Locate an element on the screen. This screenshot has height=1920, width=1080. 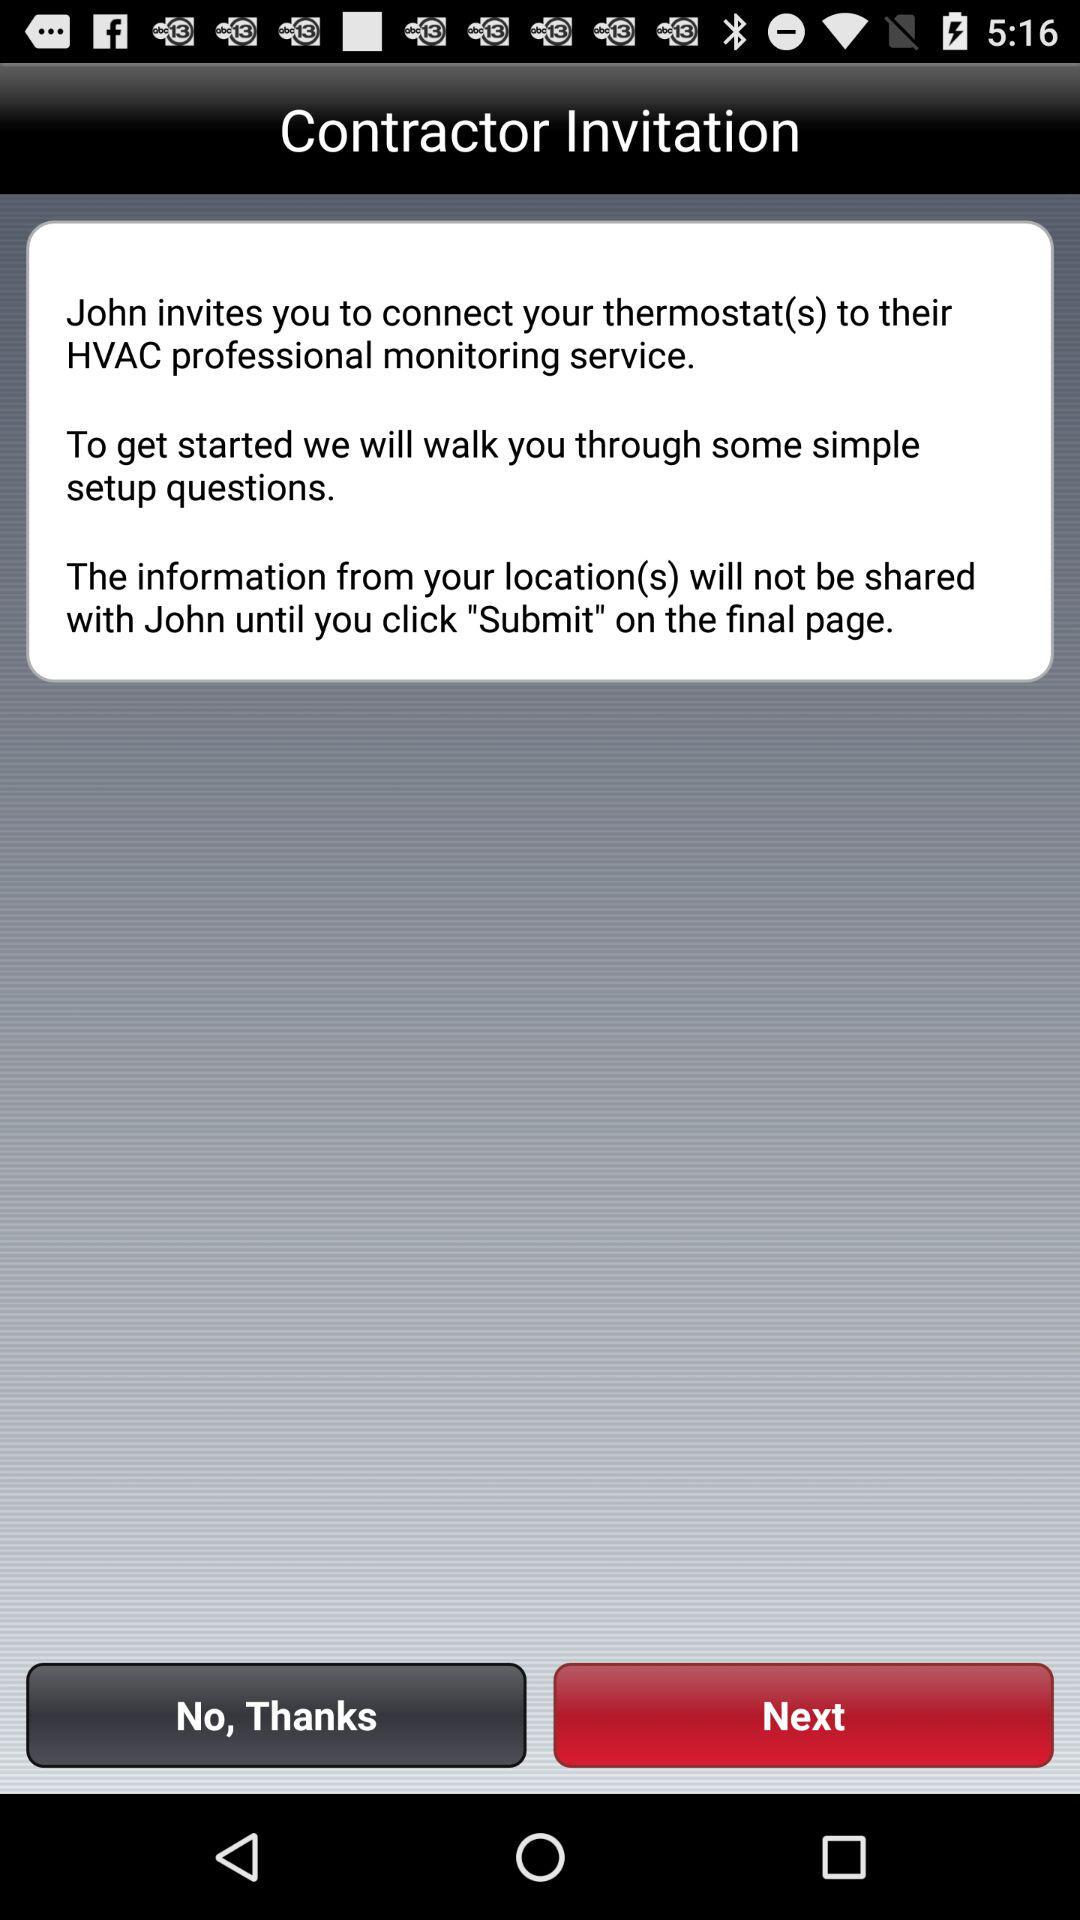
button to the right of the no, thanks icon is located at coordinates (802, 1714).